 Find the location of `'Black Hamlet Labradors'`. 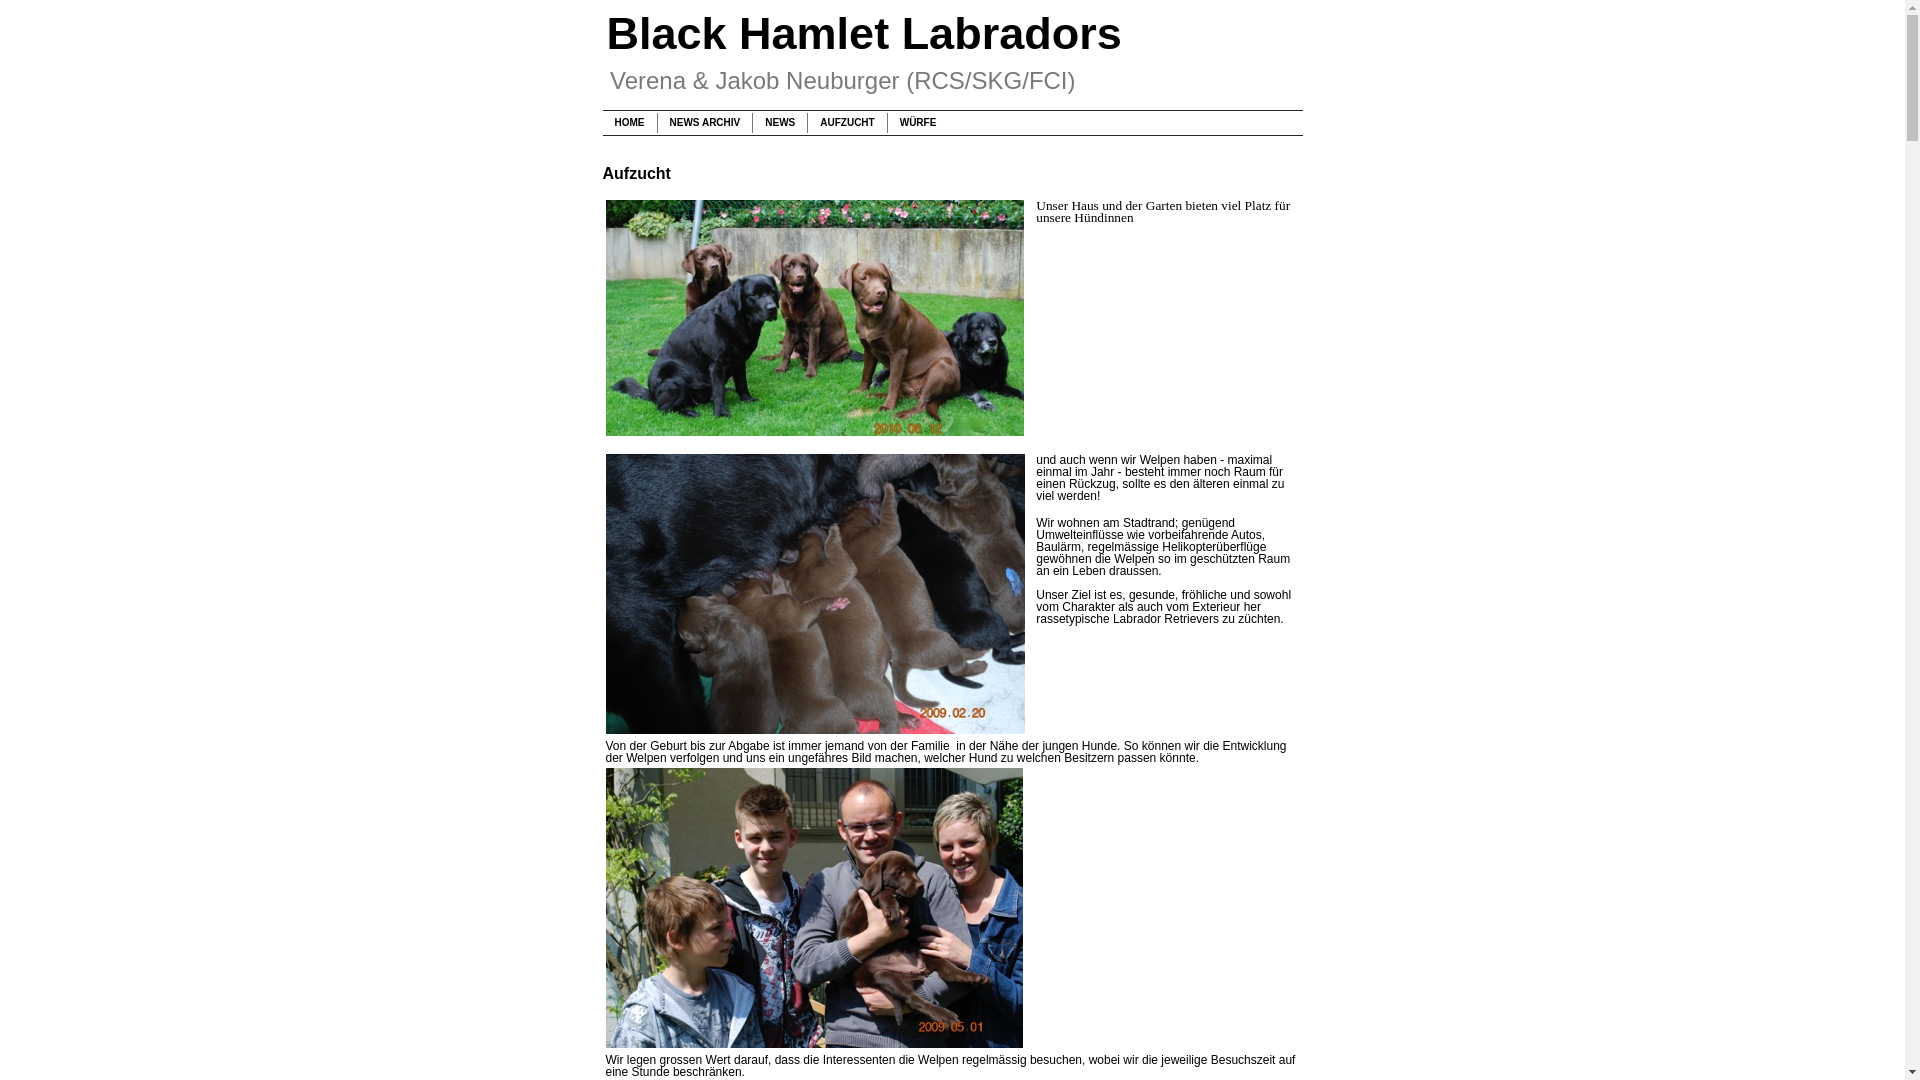

'Black Hamlet Labradors' is located at coordinates (863, 33).